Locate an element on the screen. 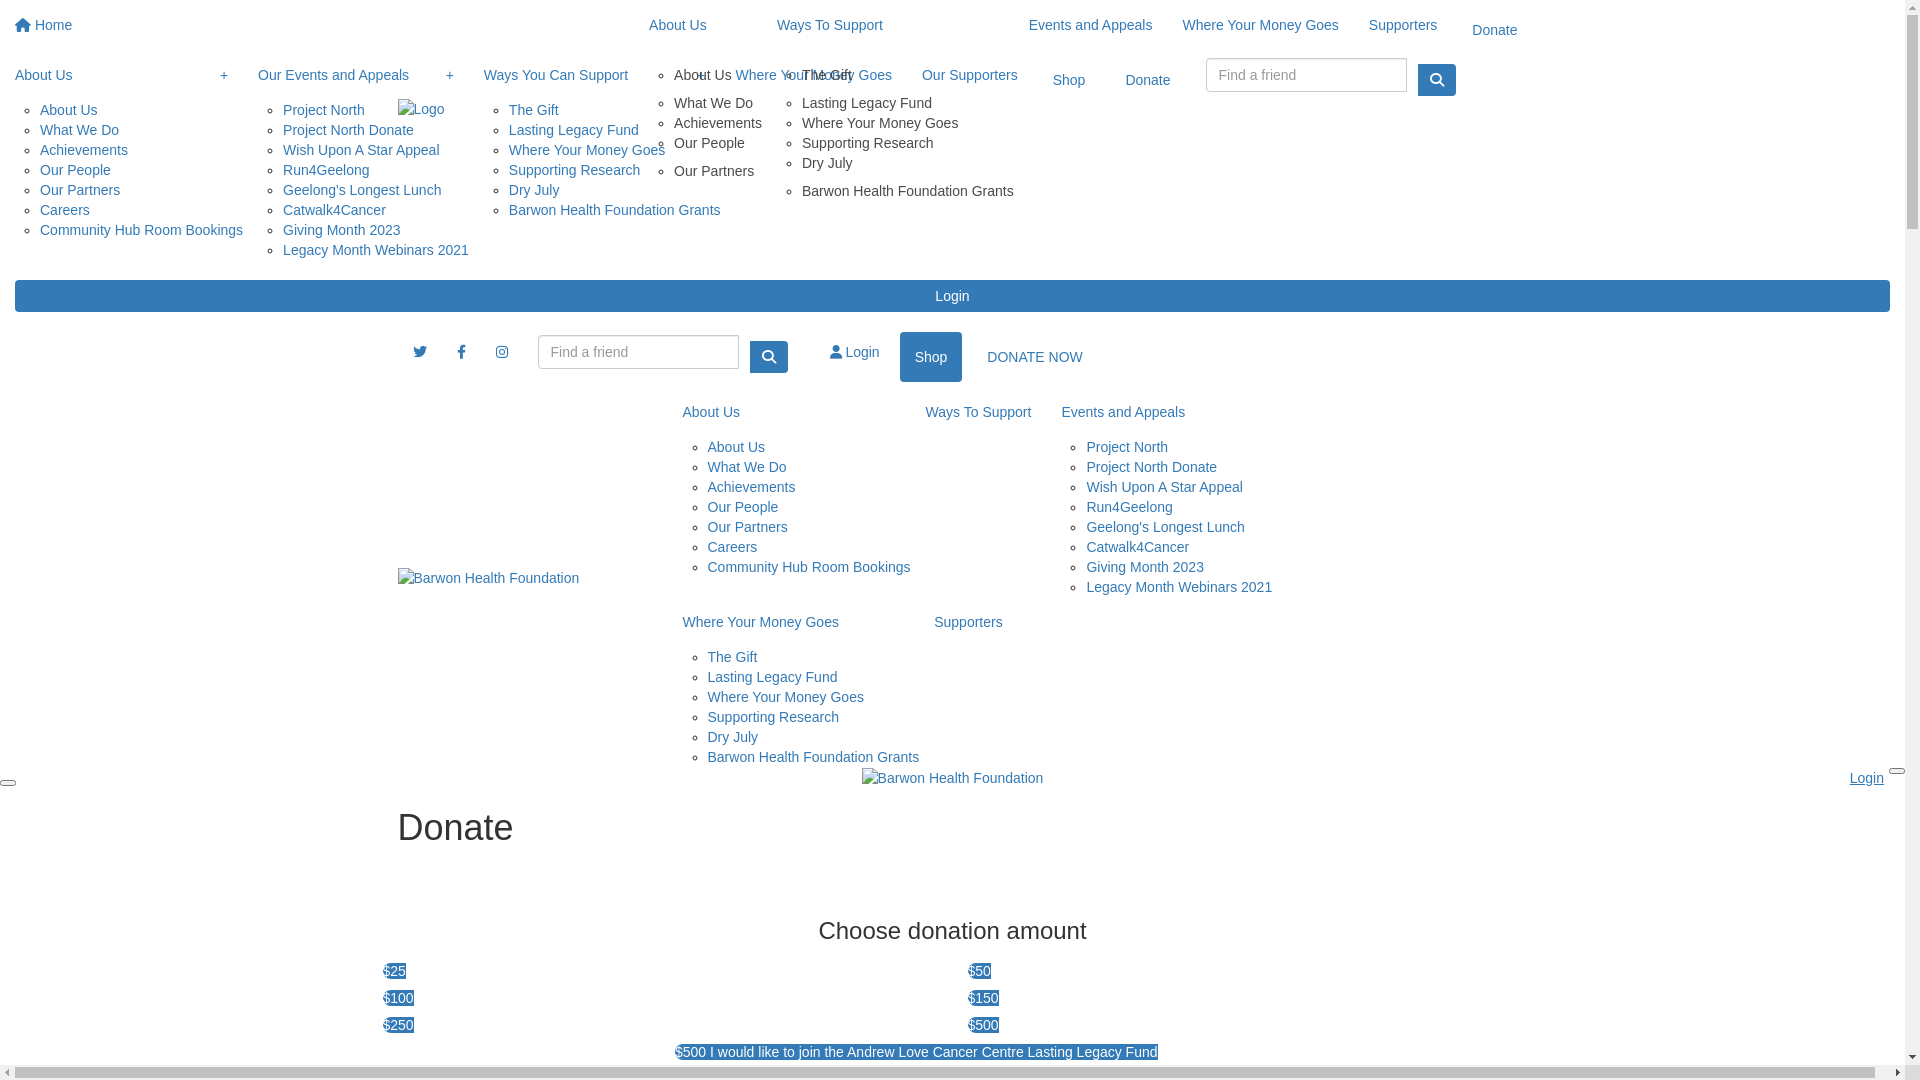 The image size is (1920, 1080). 'Catwalk4Cancer' is located at coordinates (1137, 547).